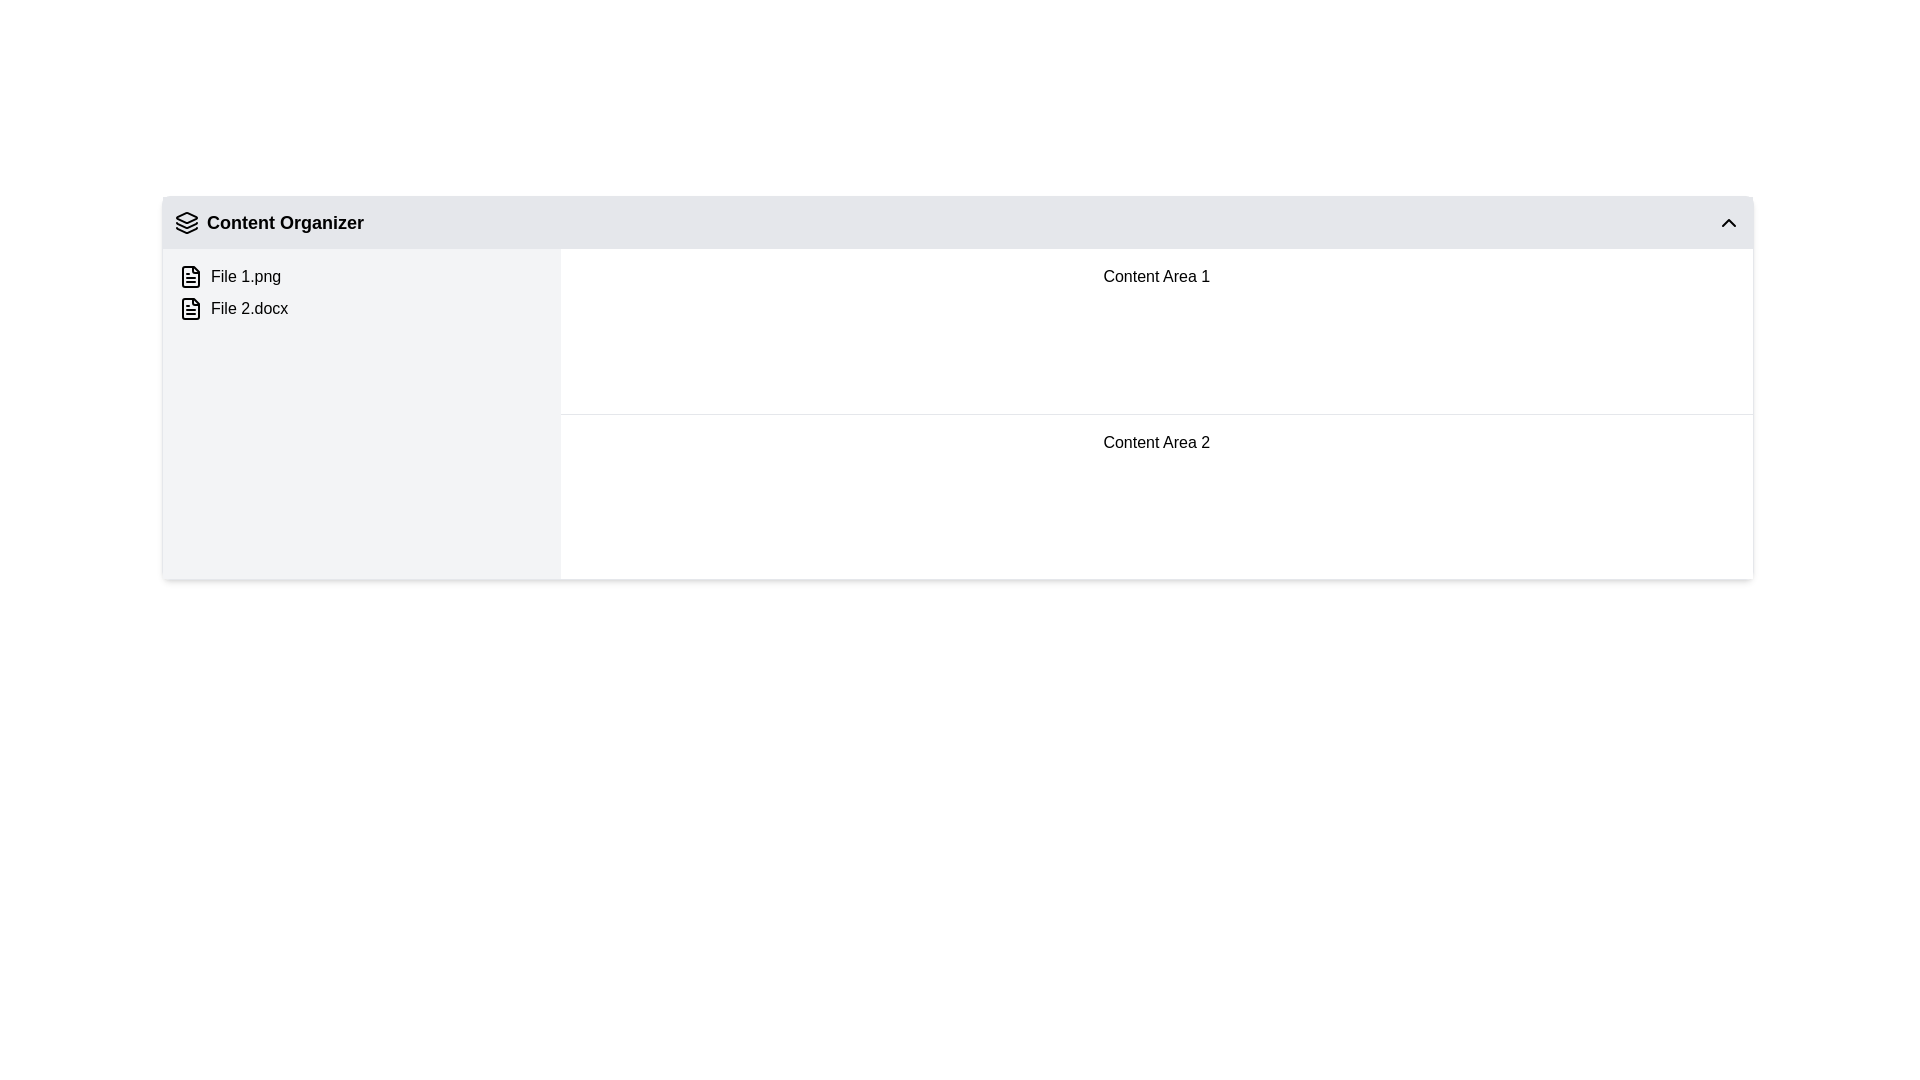 This screenshot has height=1080, width=1920. Describe the element at coordinates (284, 223) in the screenshot. I see `text content of the 'Content Organizer' label, which is a bold text label positioned at the top-left corner of its section, next to a stacked layers icon` at that location.